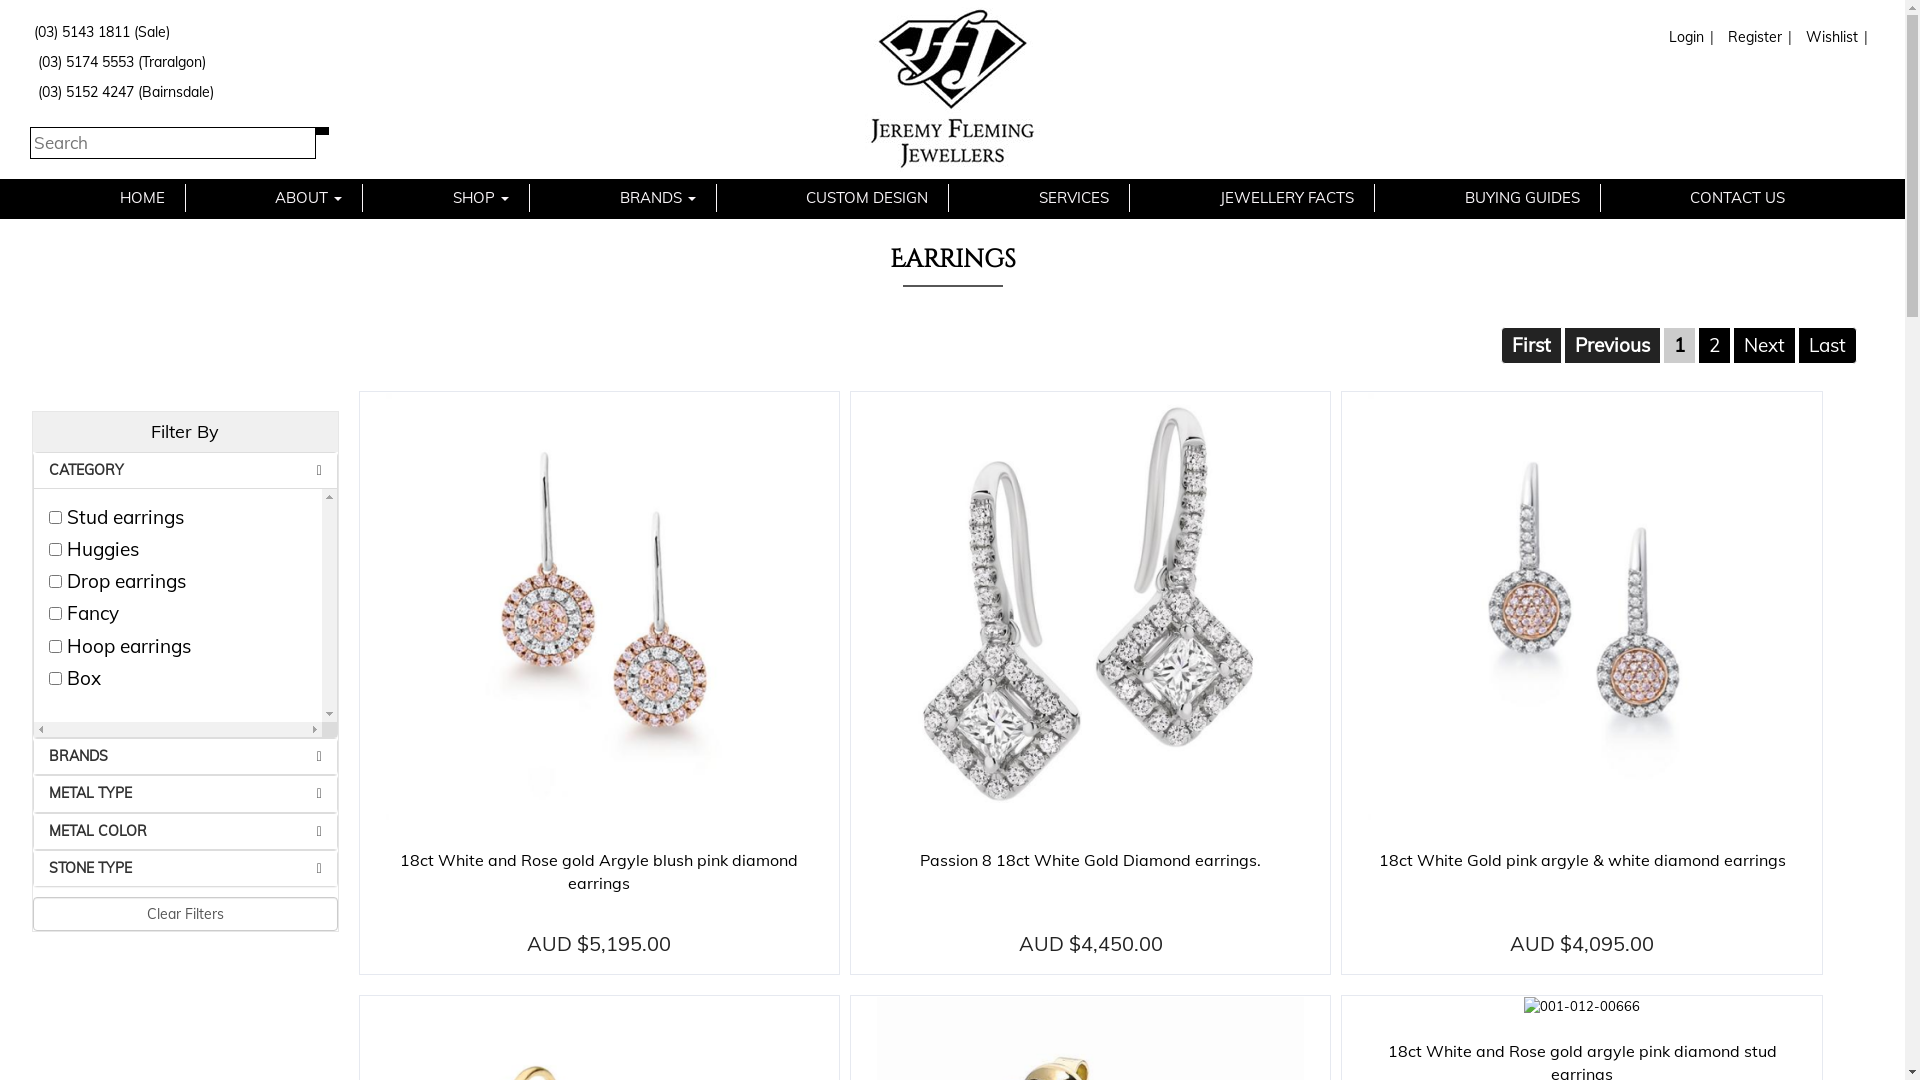 The width and height of the screenshot is (1920, 1080). I want to click on 'SHOP', so click(431, 197).